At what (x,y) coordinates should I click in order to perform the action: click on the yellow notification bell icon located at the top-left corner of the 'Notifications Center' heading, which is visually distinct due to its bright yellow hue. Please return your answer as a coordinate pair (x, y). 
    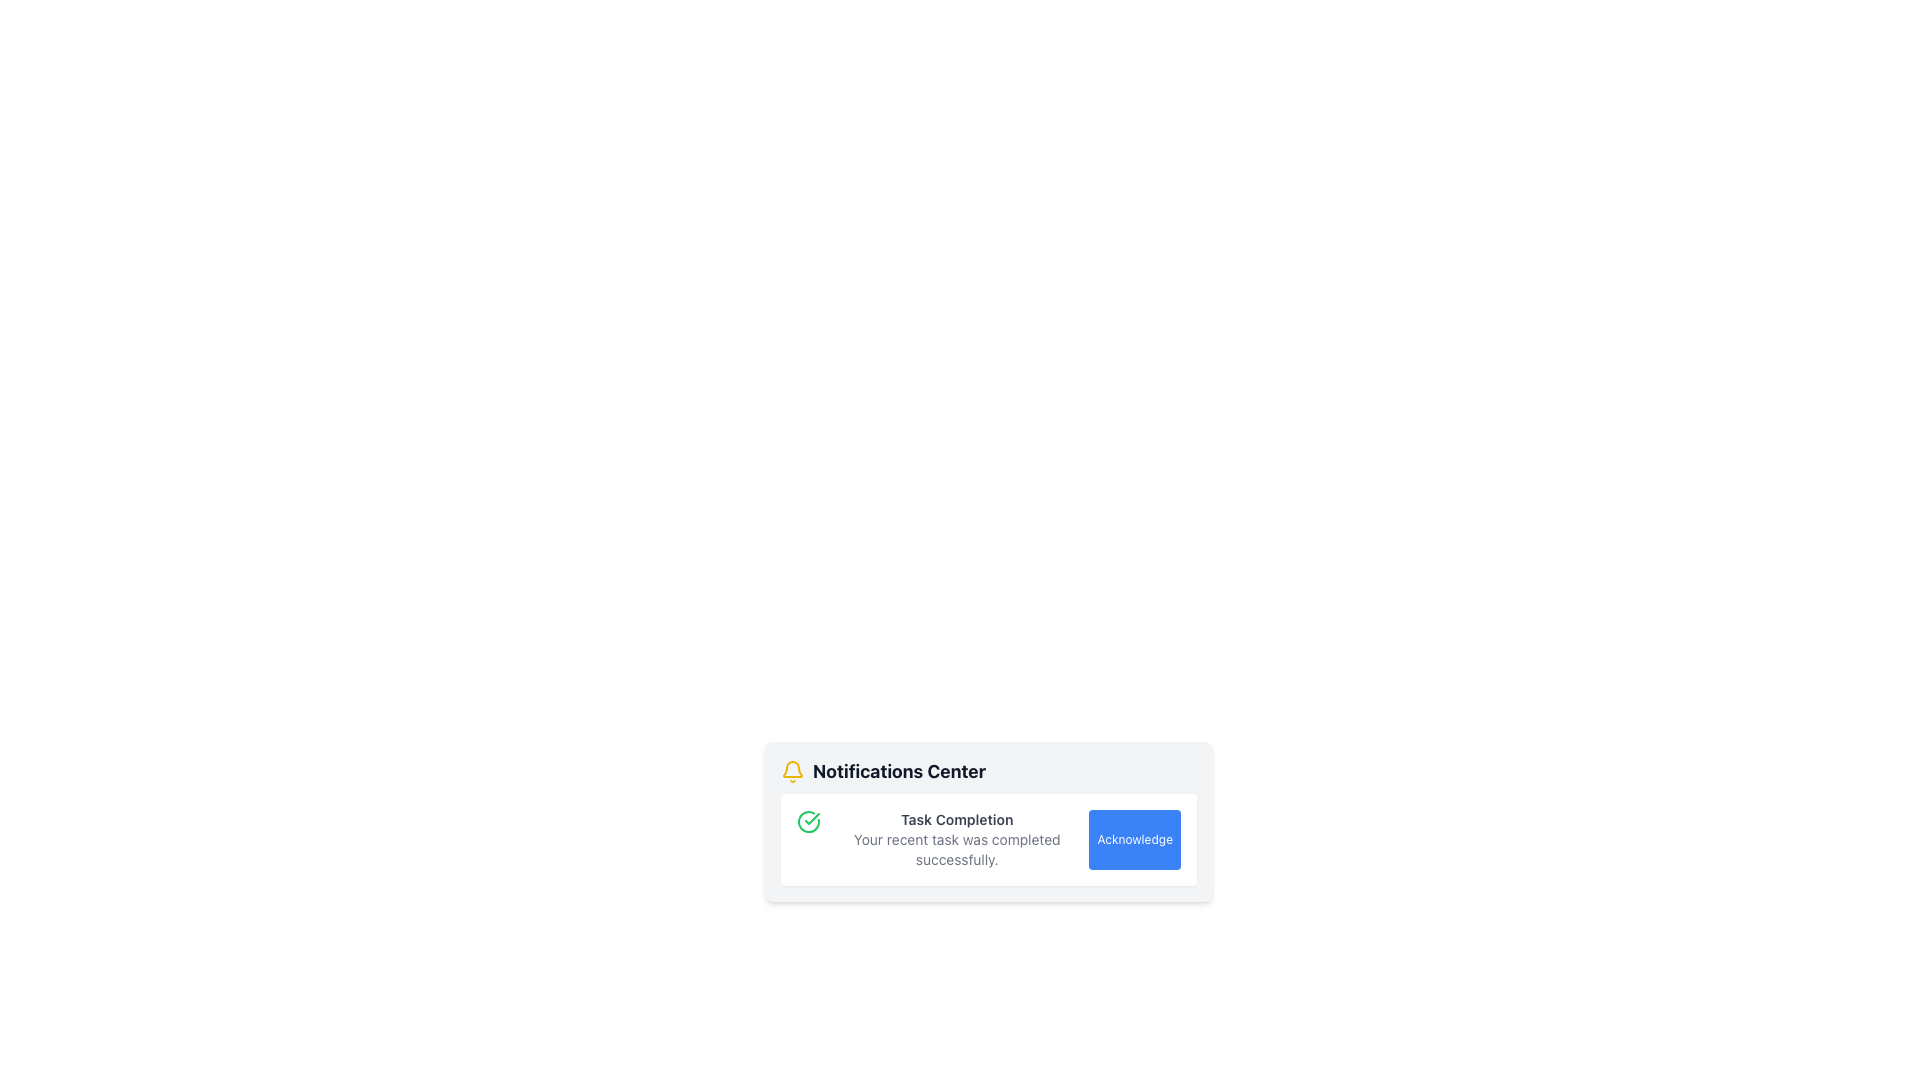
    Looking at the image, I should click on (791, 770).